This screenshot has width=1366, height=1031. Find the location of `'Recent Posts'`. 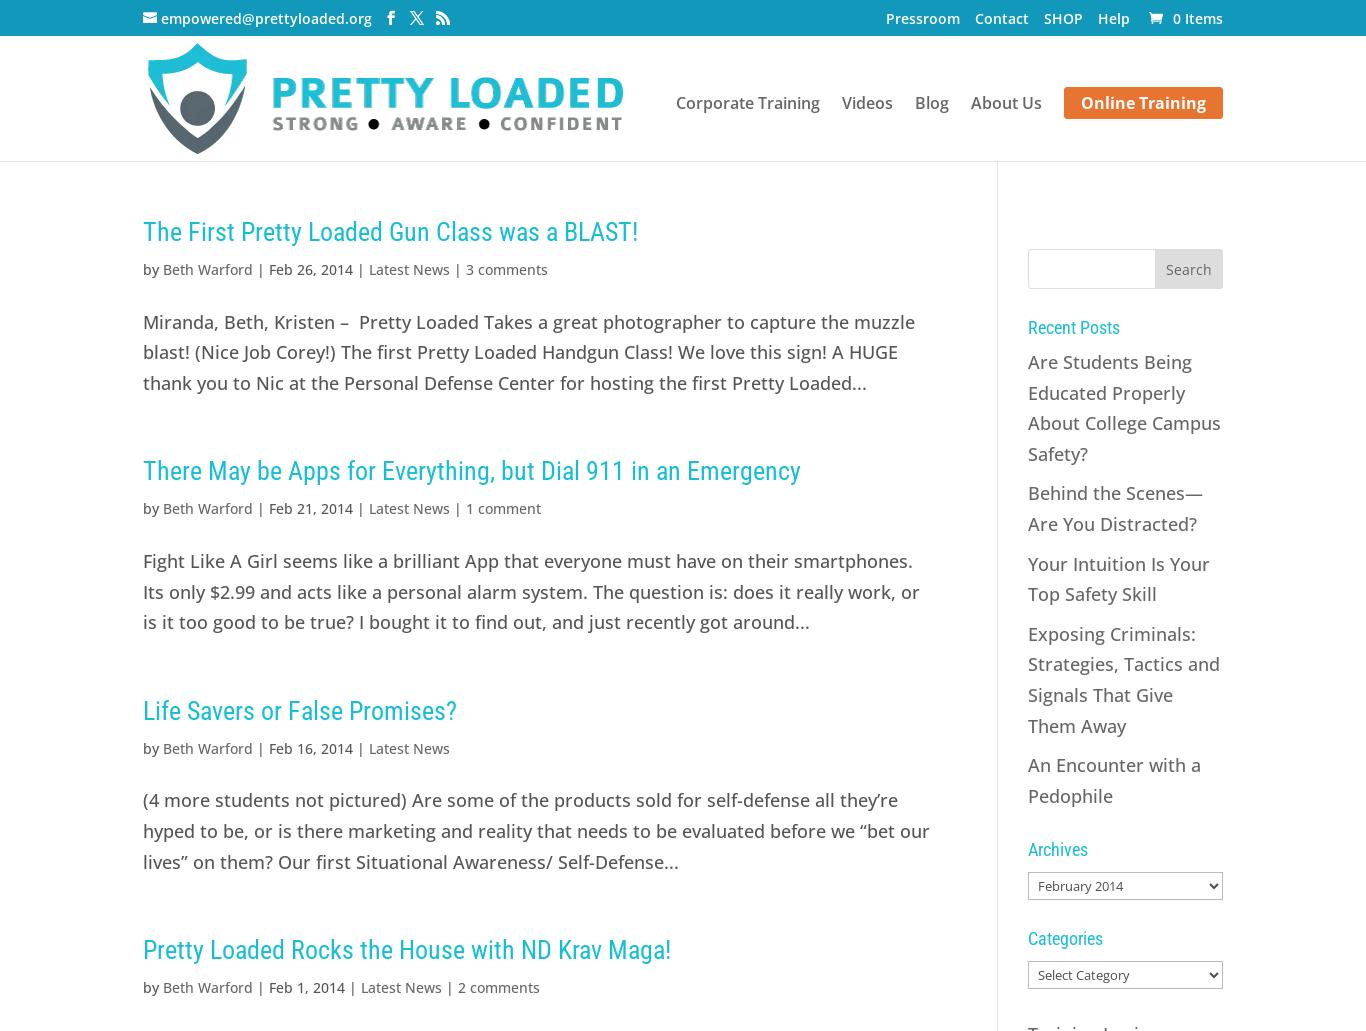

'Recent Posts' is located at coordinates (1025, 326).